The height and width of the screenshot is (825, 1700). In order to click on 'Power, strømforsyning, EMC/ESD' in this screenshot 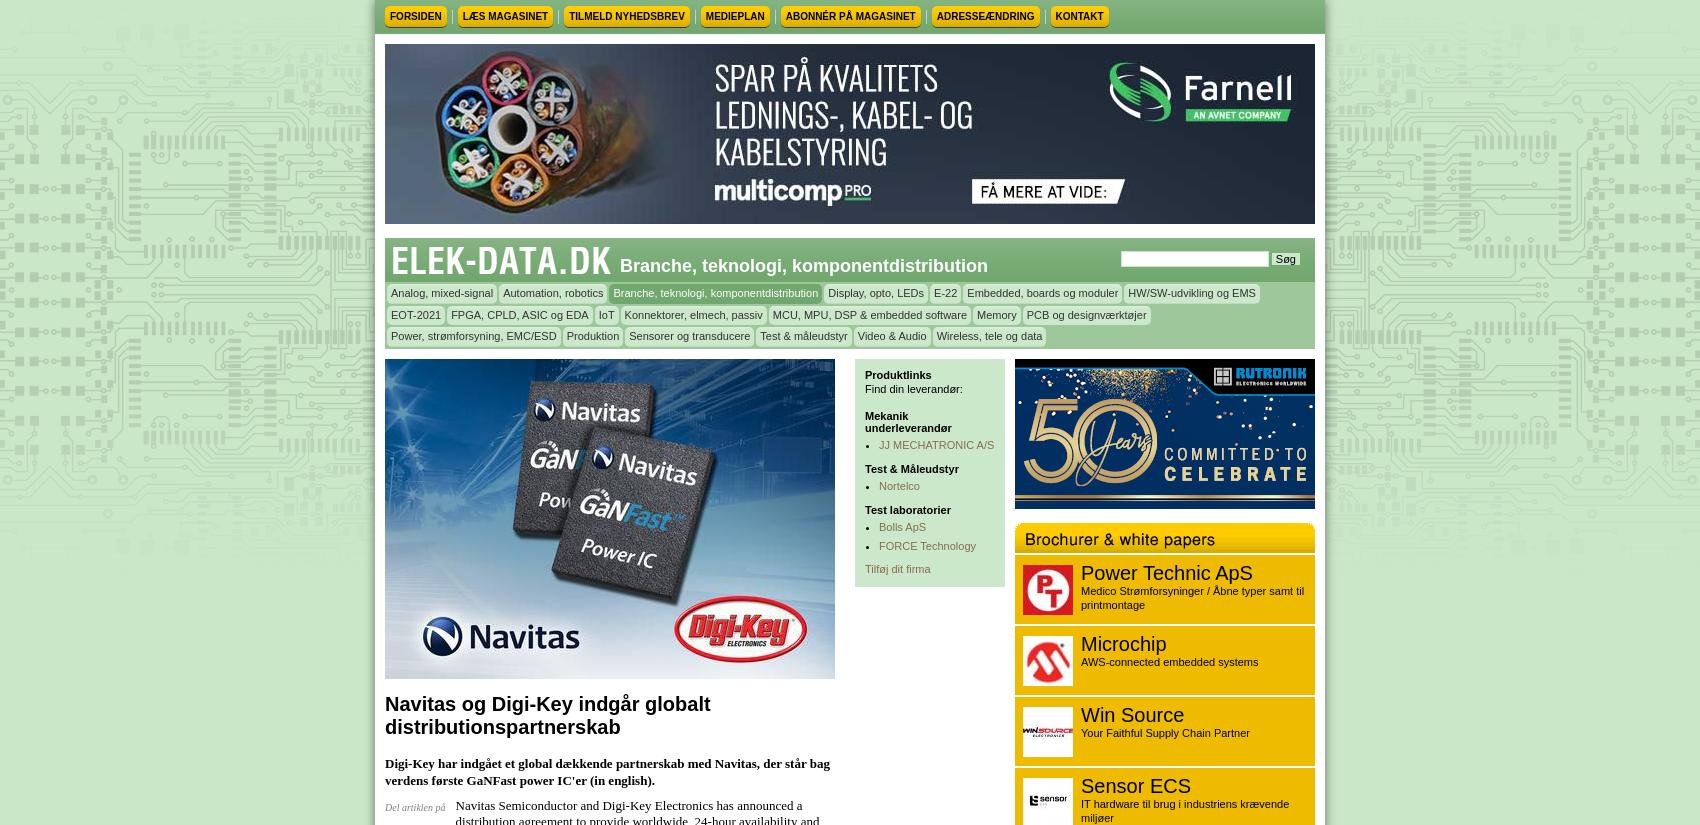, I will do `click(390, 335)`.